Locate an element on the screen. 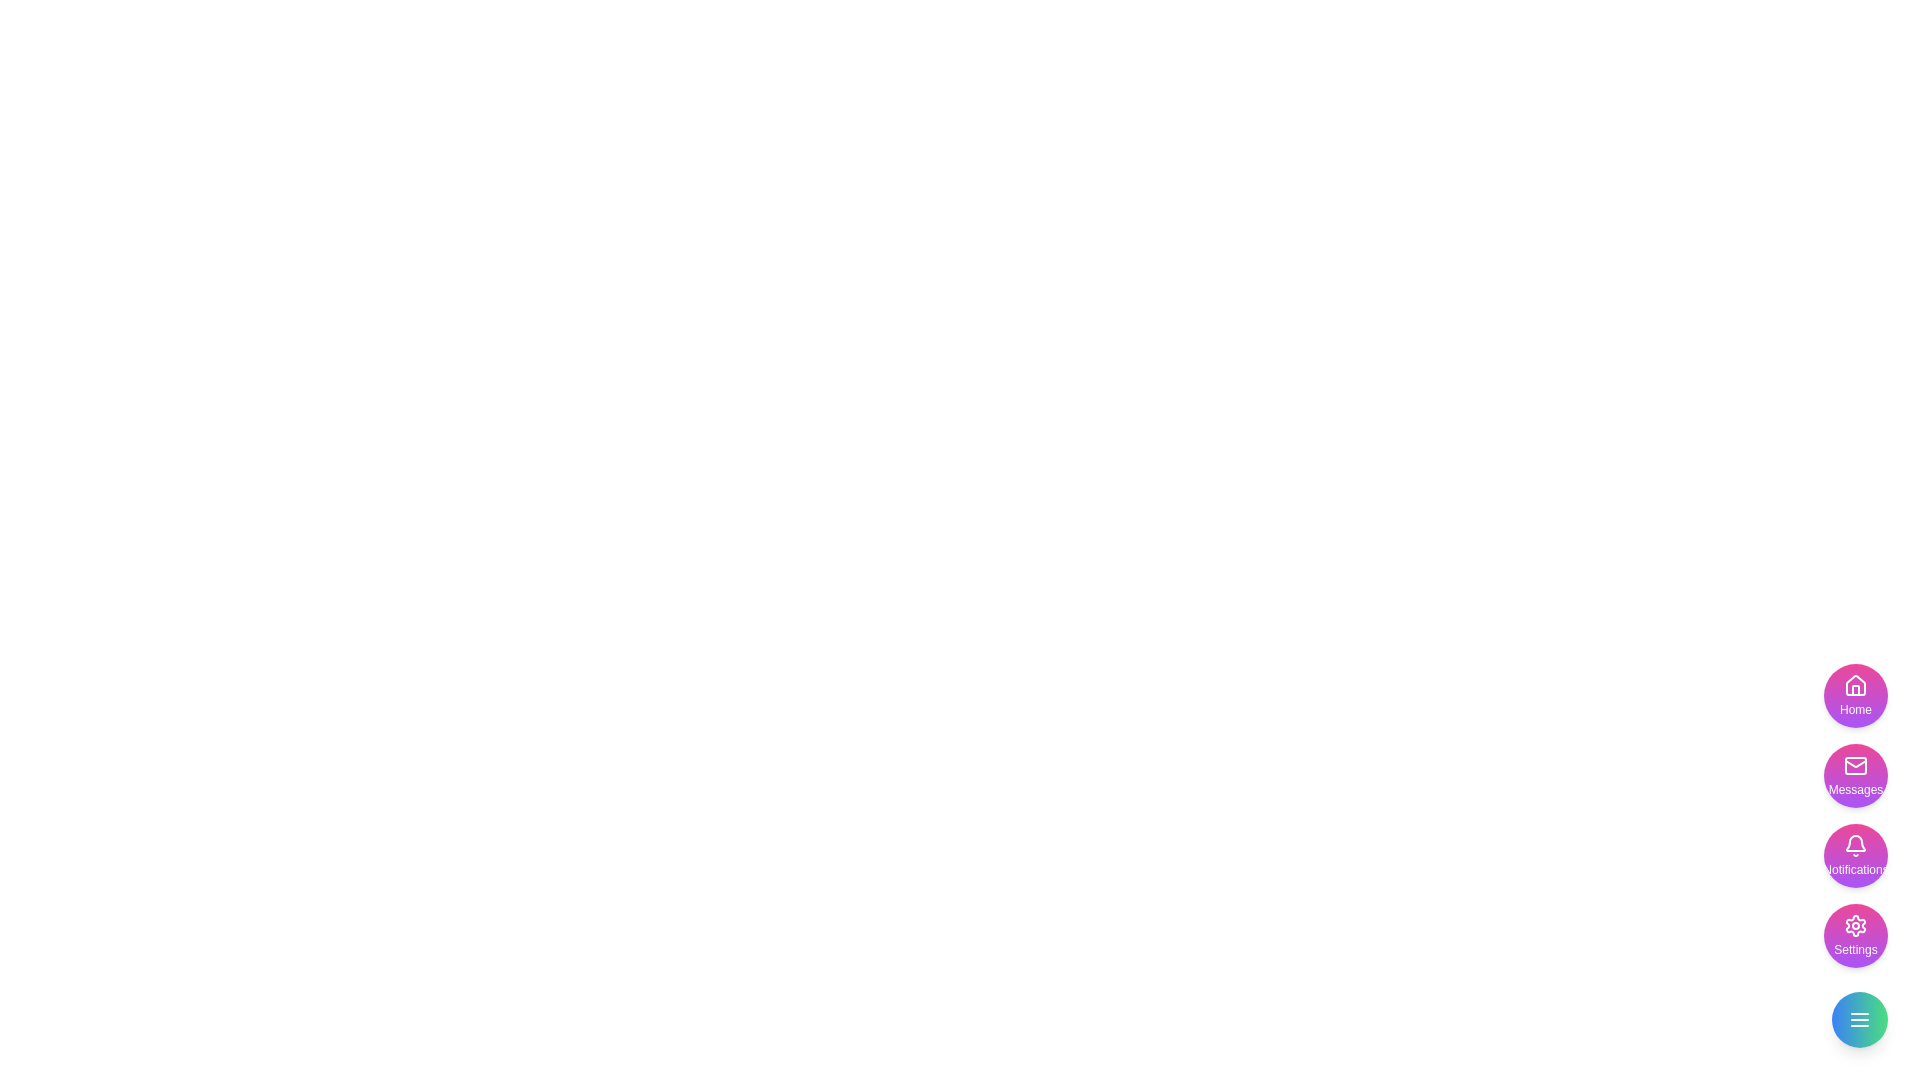 This screenshot has width=1920, height=1080. the envelope icon within the 'Messages' button located in the second circular button of the right-side vertical menu is located at coordinates (1855, 765).